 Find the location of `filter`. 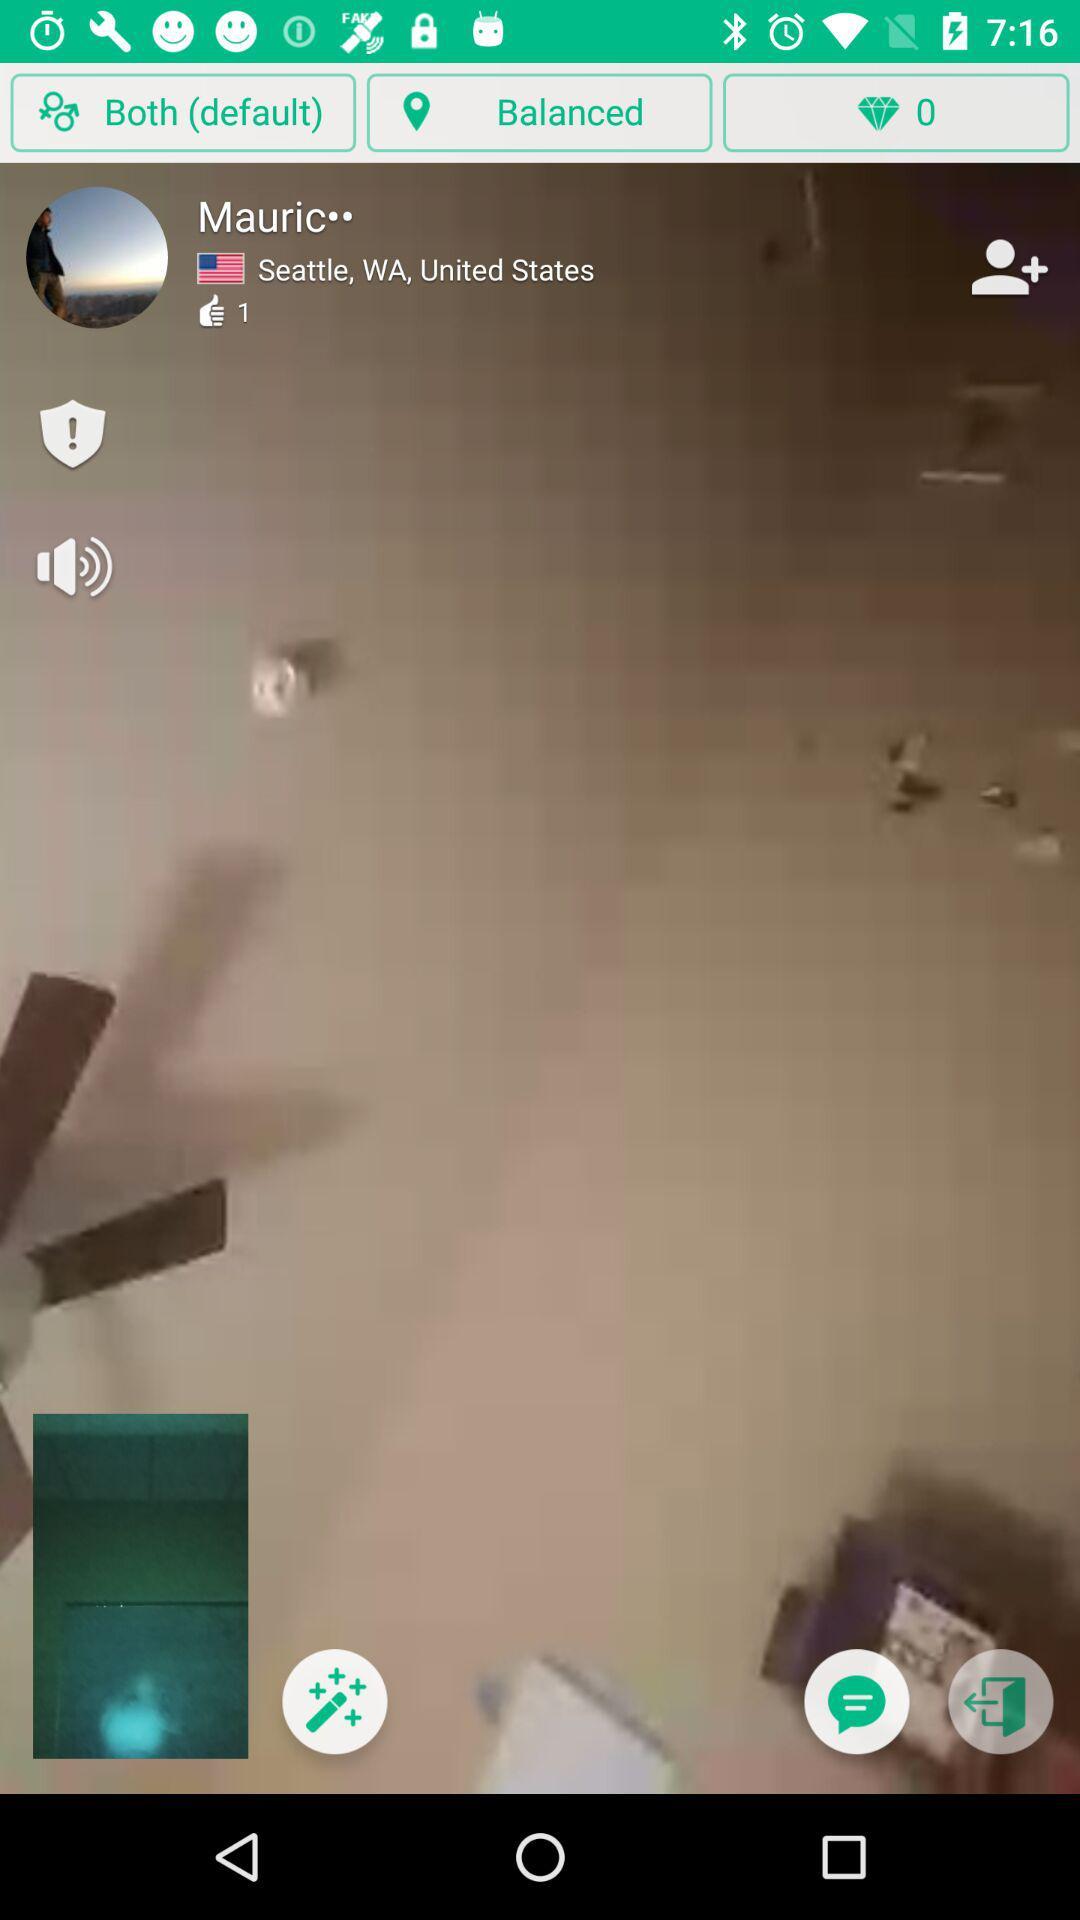

filter is located at coordinates (333, 1713).